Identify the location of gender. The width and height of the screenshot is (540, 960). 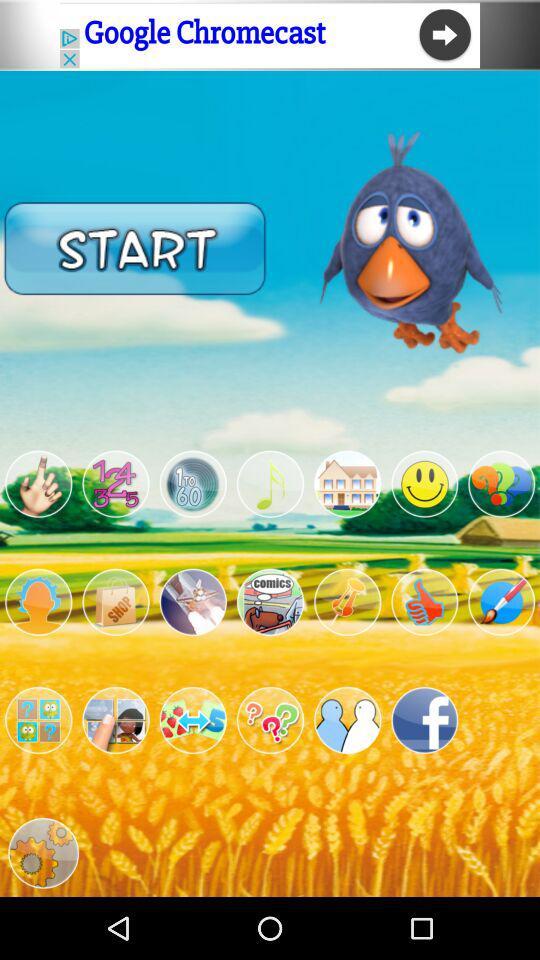
(38, 601).